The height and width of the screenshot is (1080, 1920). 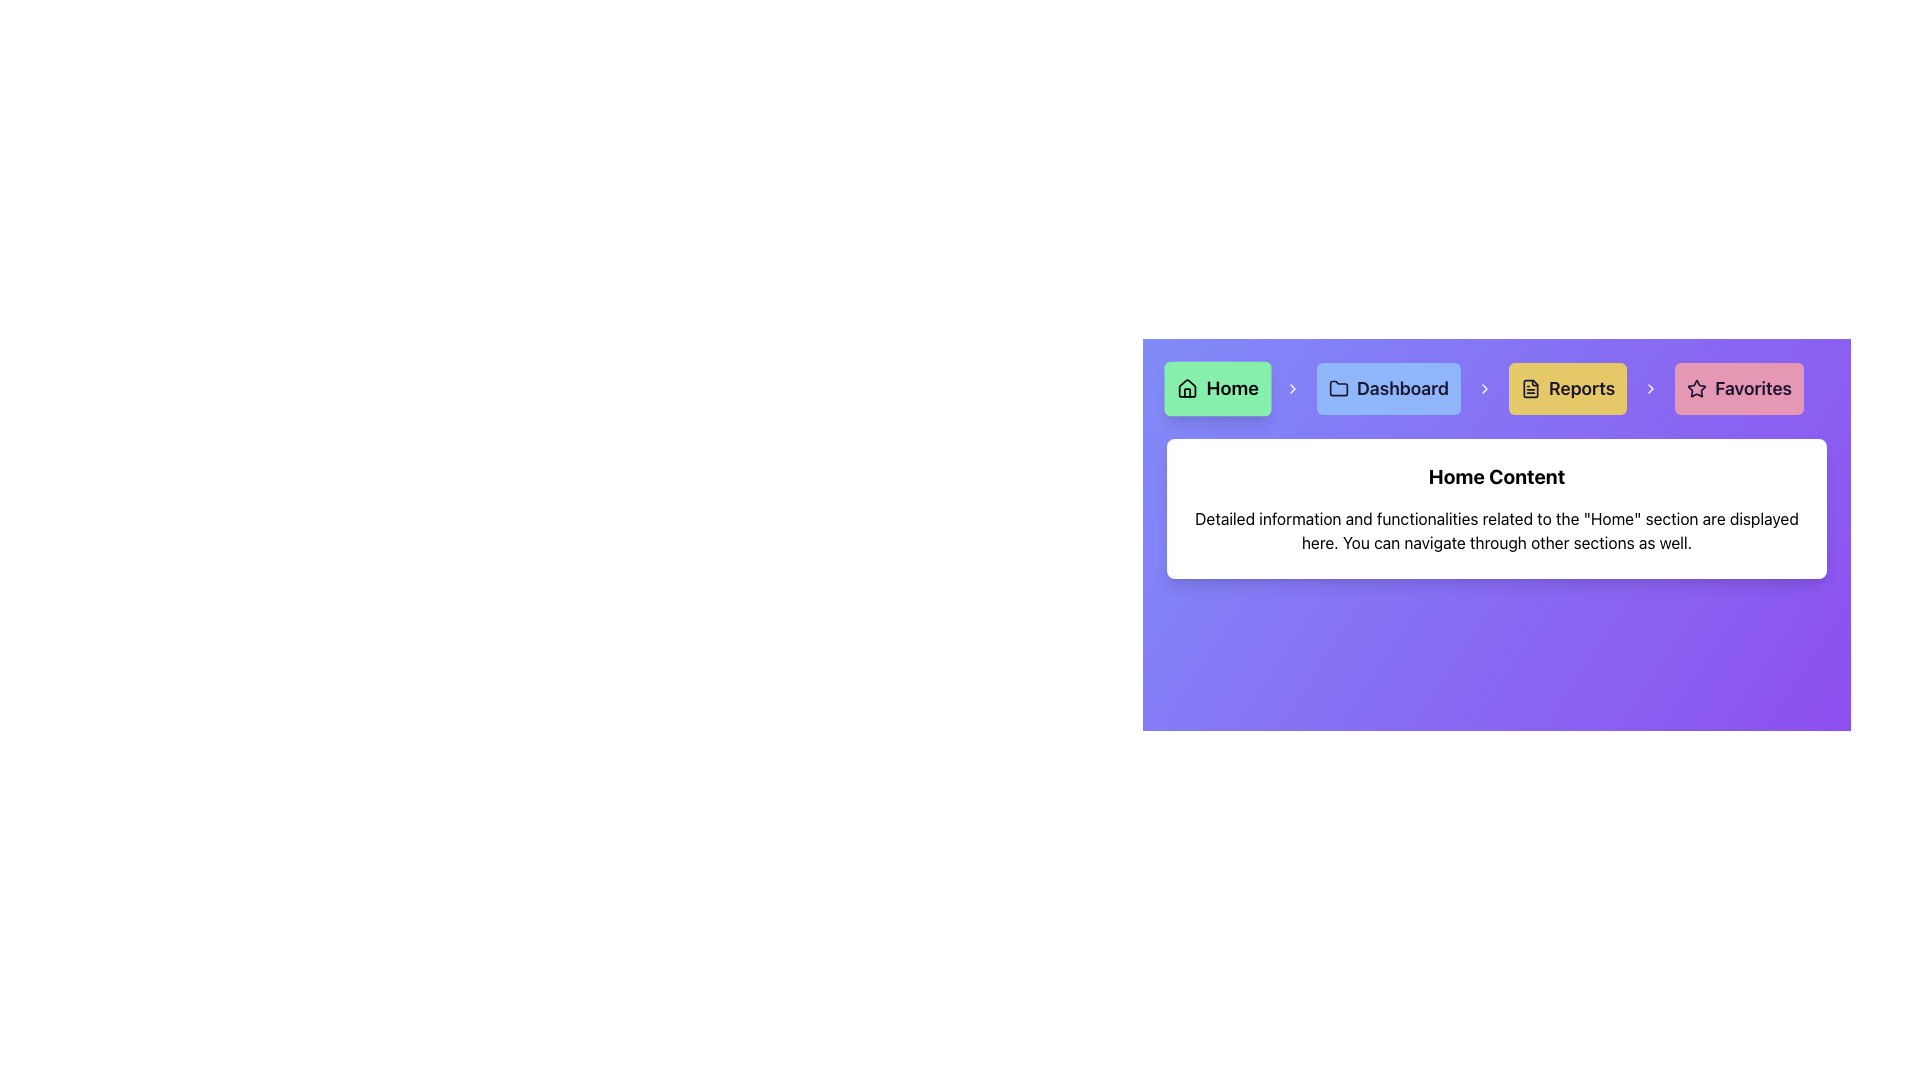 What do you see at coordinates (1530, 389) in the screenshot?
I see `the SVG-based document icon located within the 'Reports' button, which is yellow and rounded, positioned to the left of the text 'Reports'` at bounding box center [1530, 389].